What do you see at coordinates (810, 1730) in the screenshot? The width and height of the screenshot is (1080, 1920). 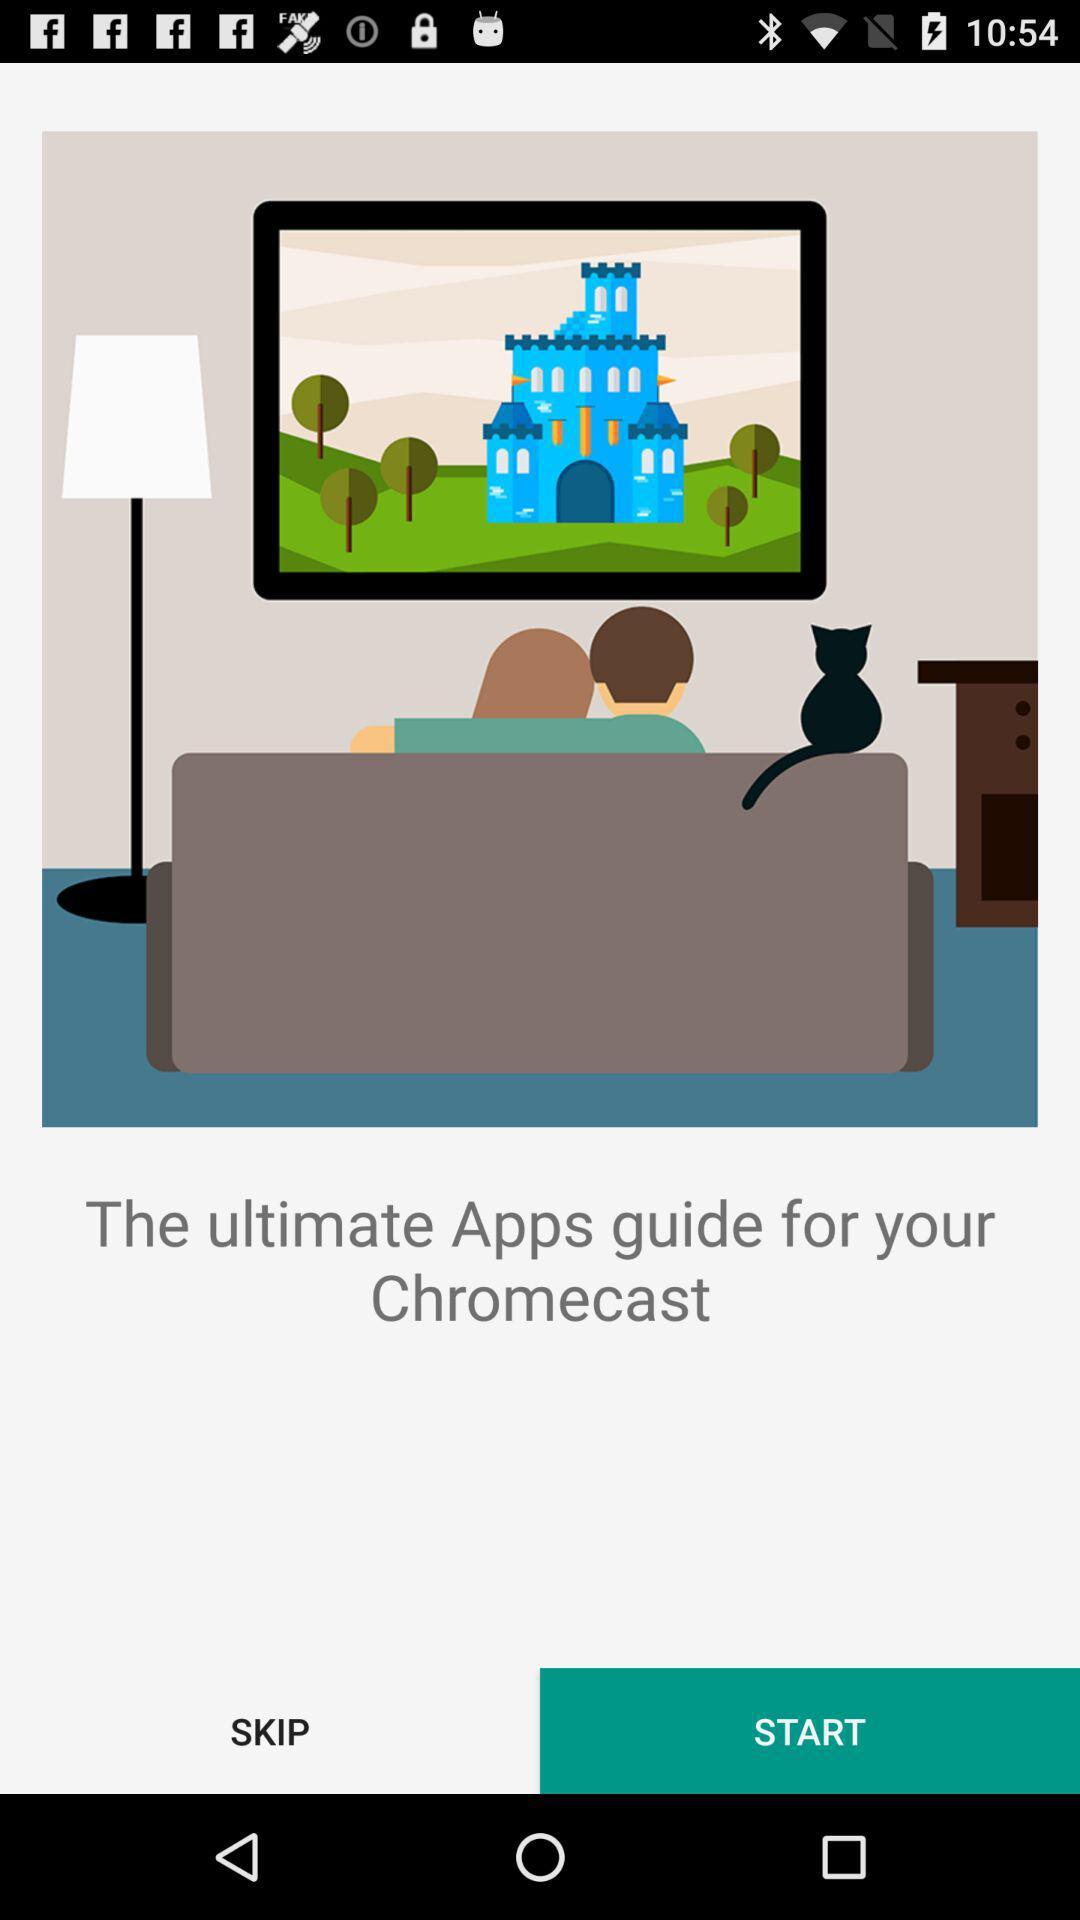 I see `the item to the right of skip icon` at bounding box center [810, 1730].